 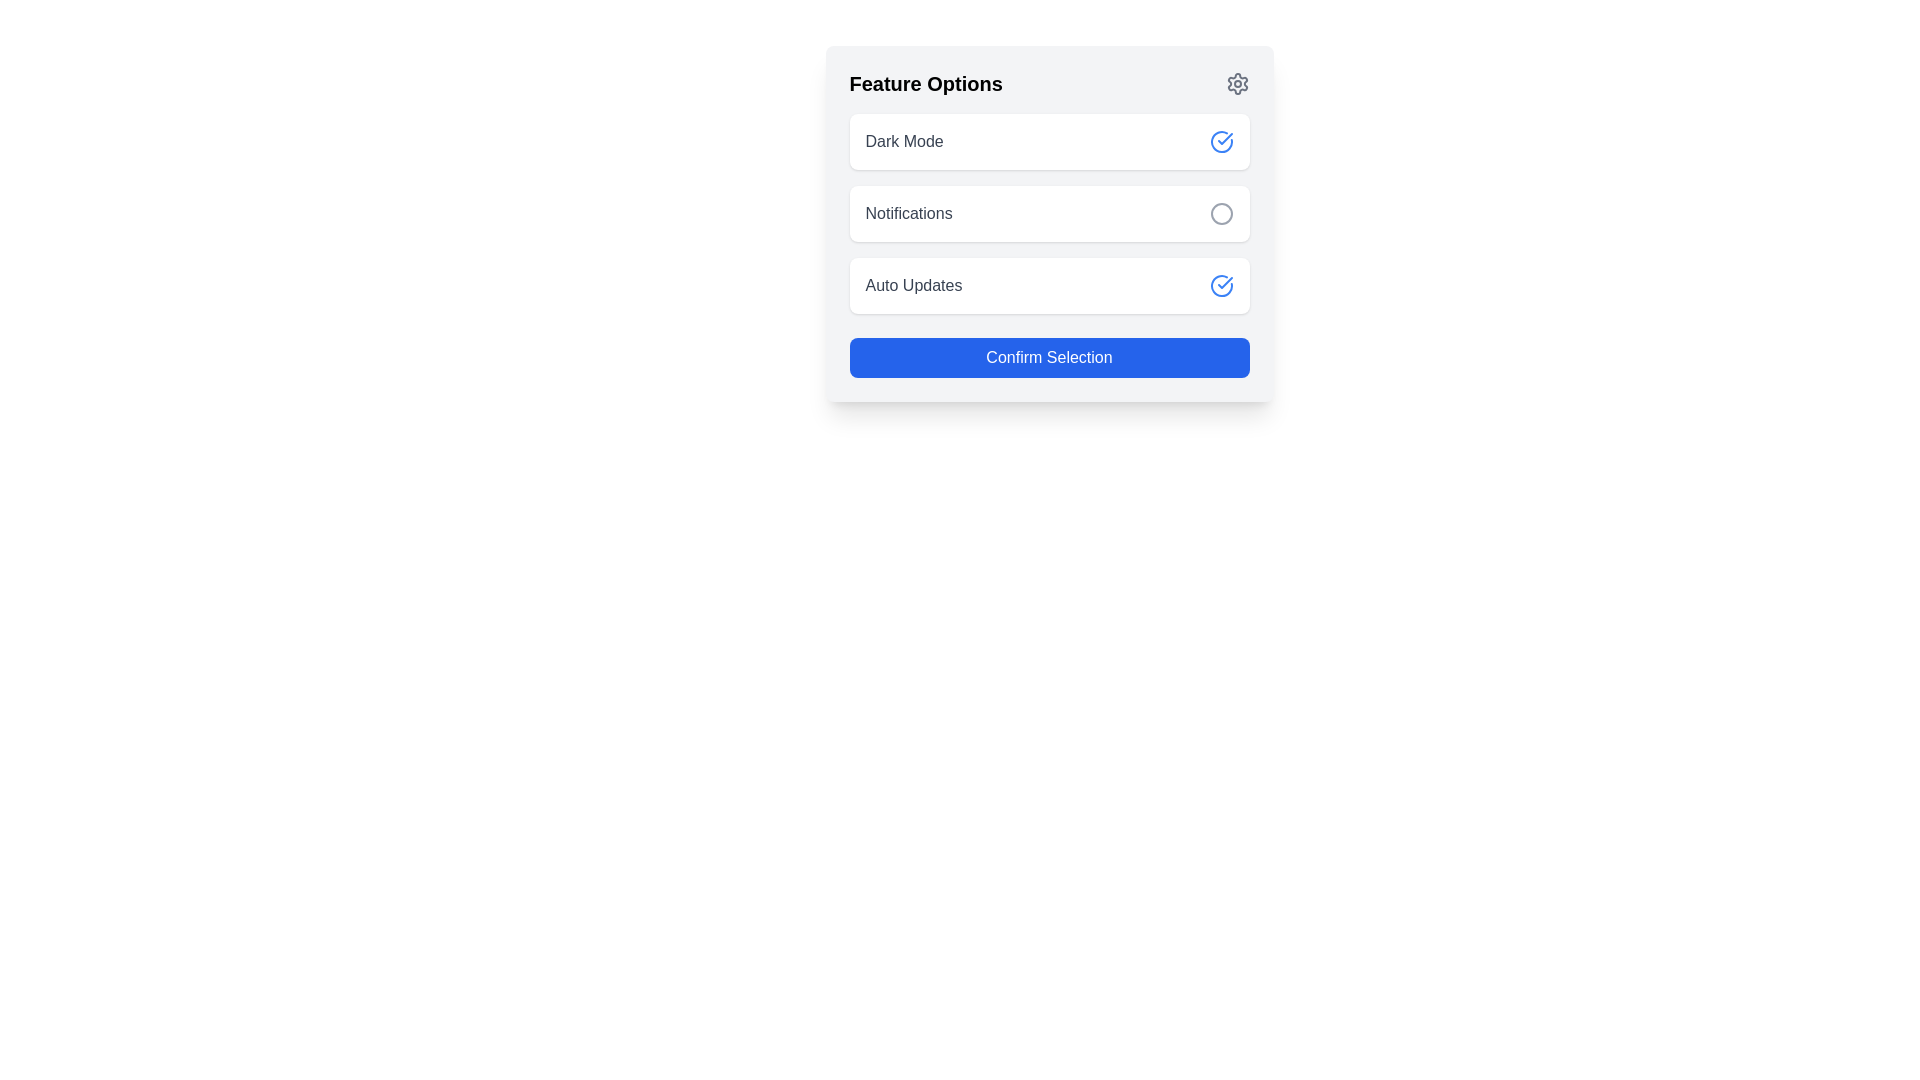 What do you see at coordinates (908, 213) in the screenshot?
I see `the 'Notifications' text label, which is the second item in a vertical list` at bounding box center [908, 213].